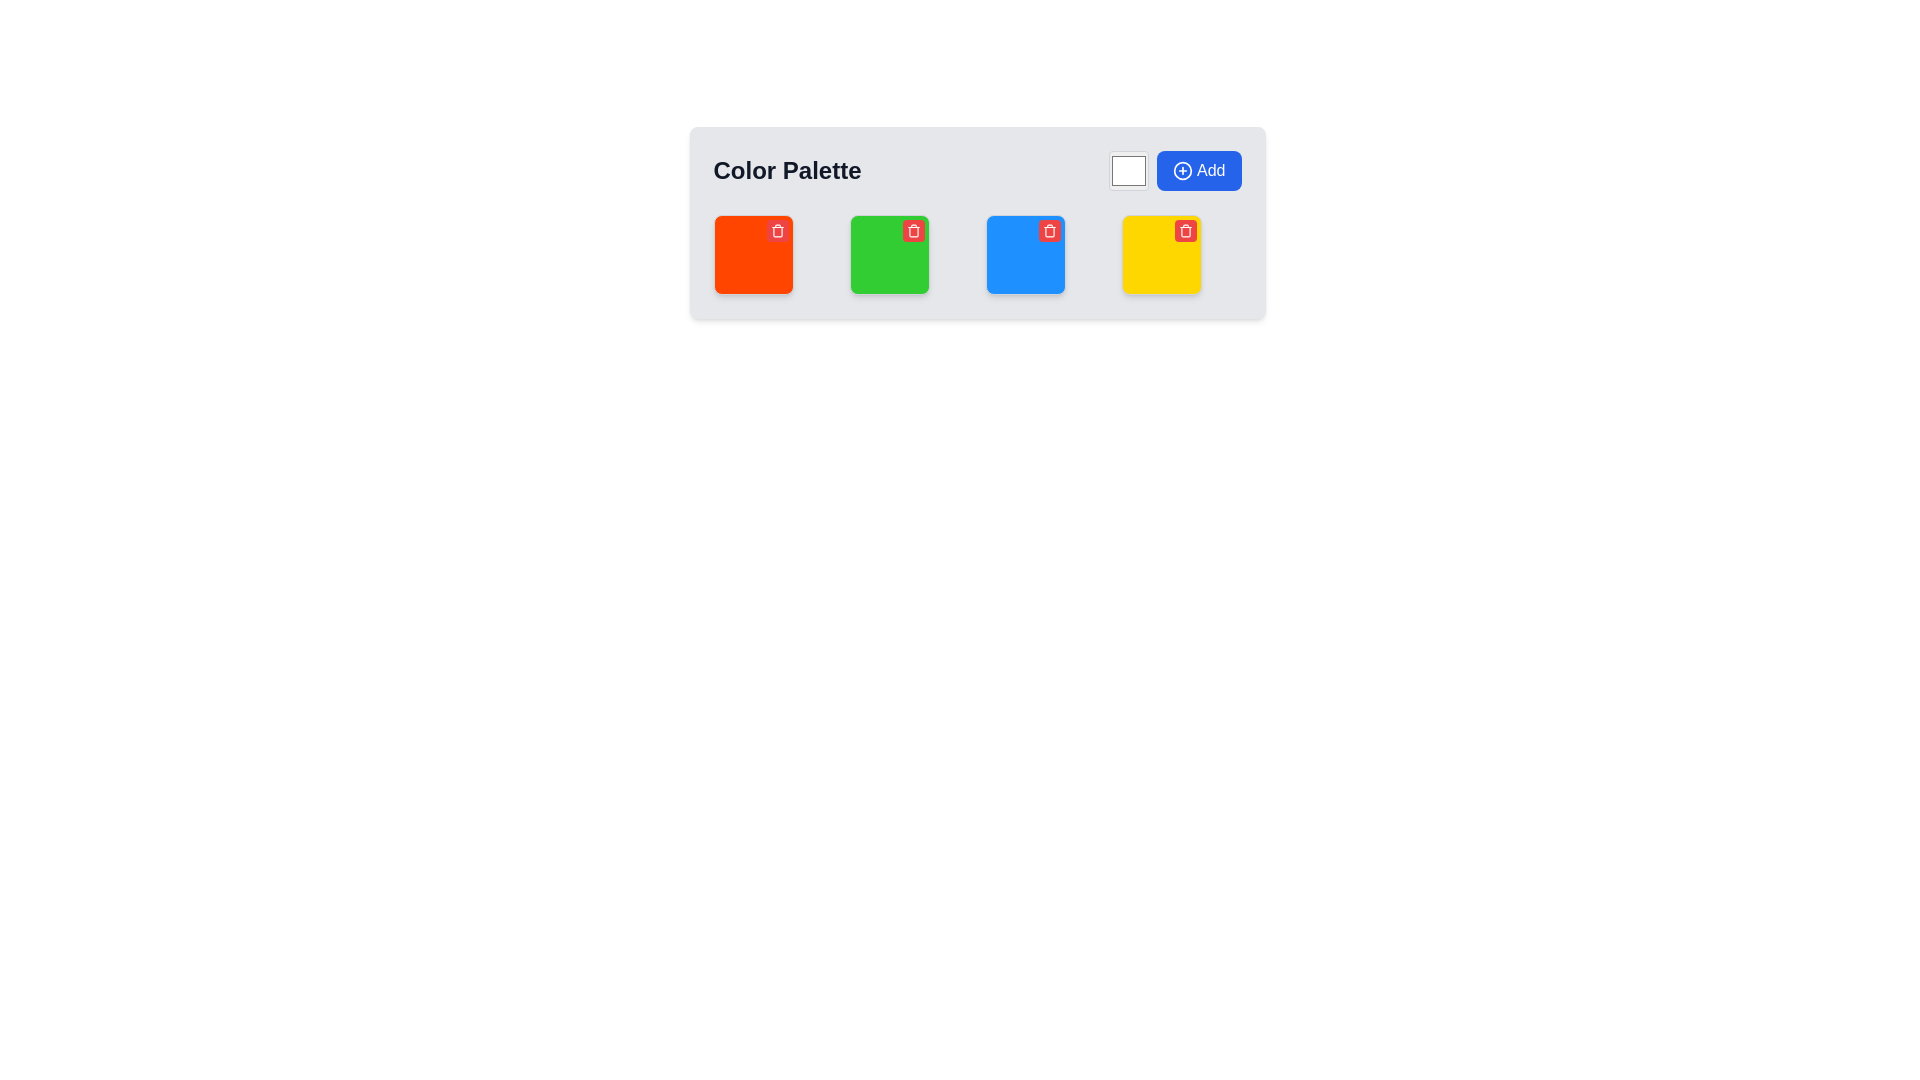  I want to click on the deletion button located in the top-right corner of the third tile in the color palette, so click(1048, 230).